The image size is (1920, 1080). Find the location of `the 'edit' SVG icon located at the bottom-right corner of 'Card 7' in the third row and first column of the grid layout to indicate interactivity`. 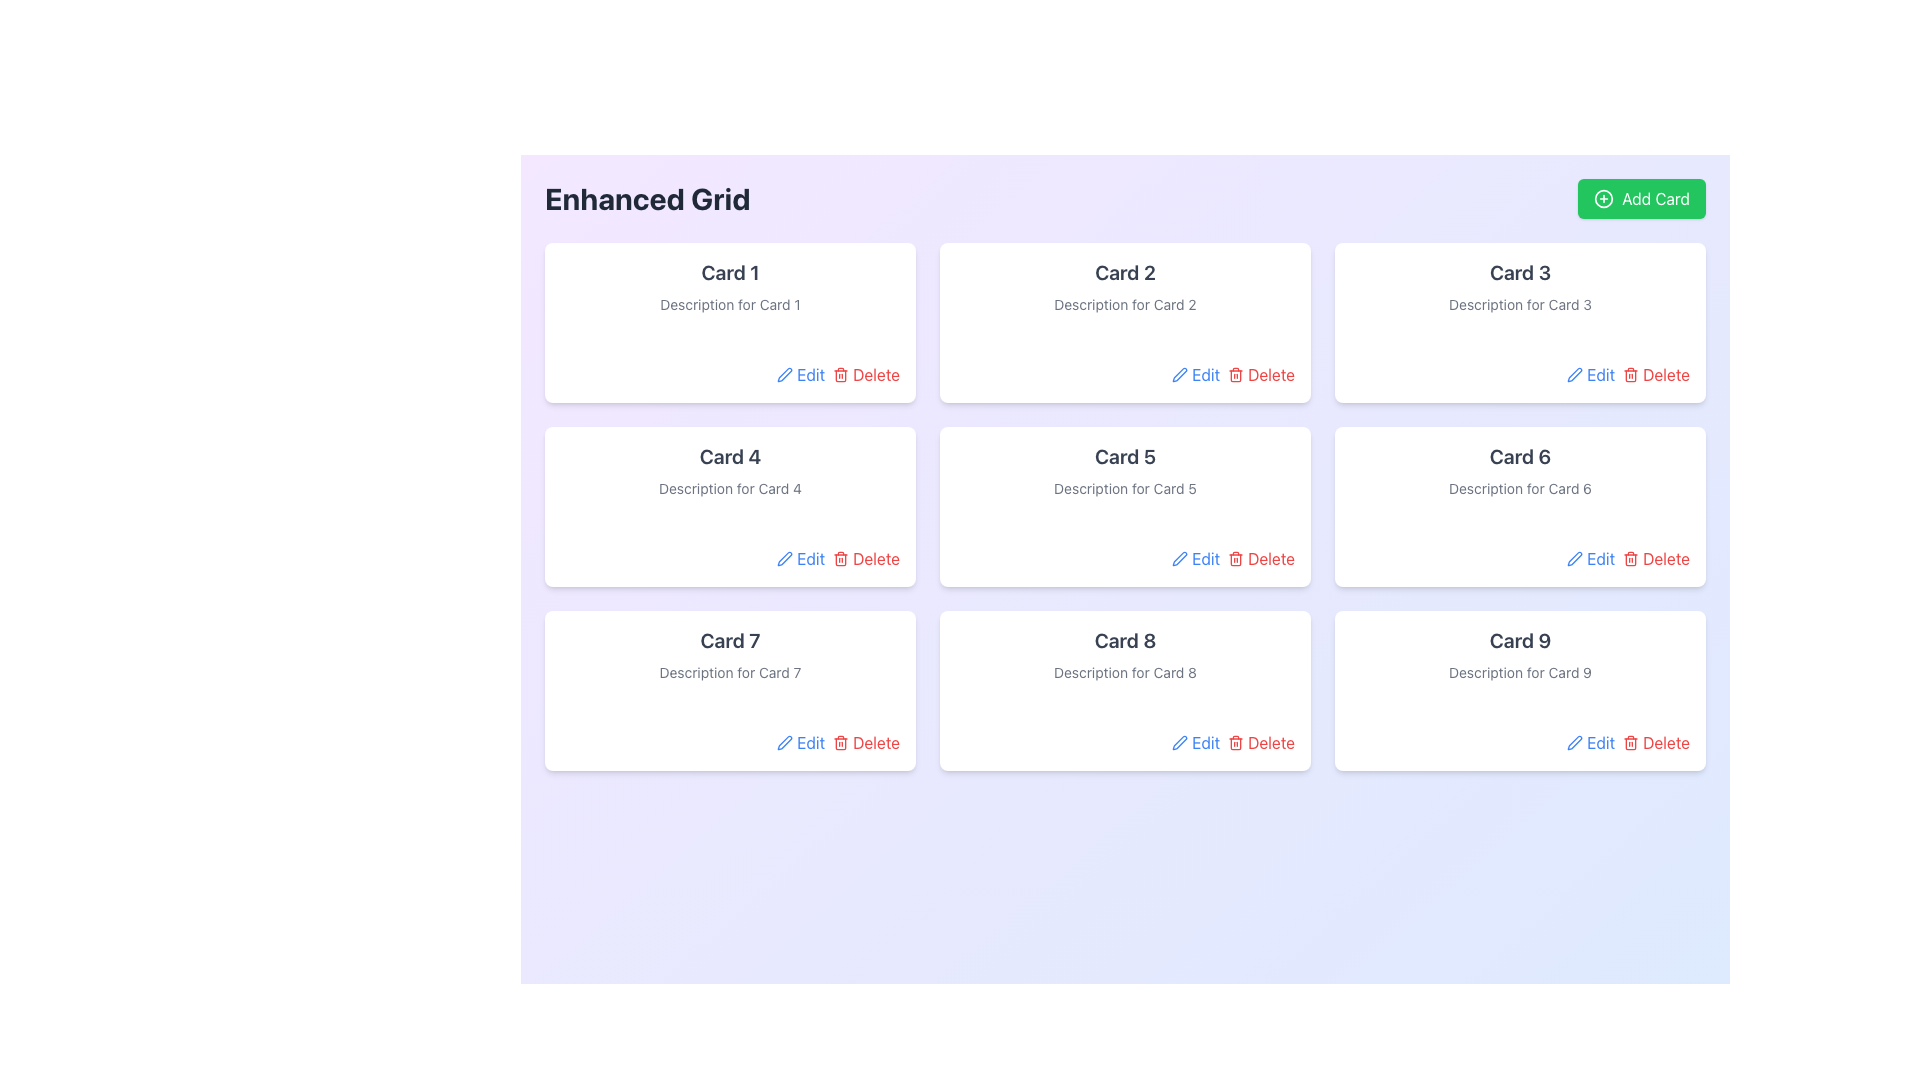

the 'edit' SVG icon located at the bottom-right corner of 'Card 7' in the third row and first column of the grid layout to indicate interactivity is located at coordinates (784, 743).